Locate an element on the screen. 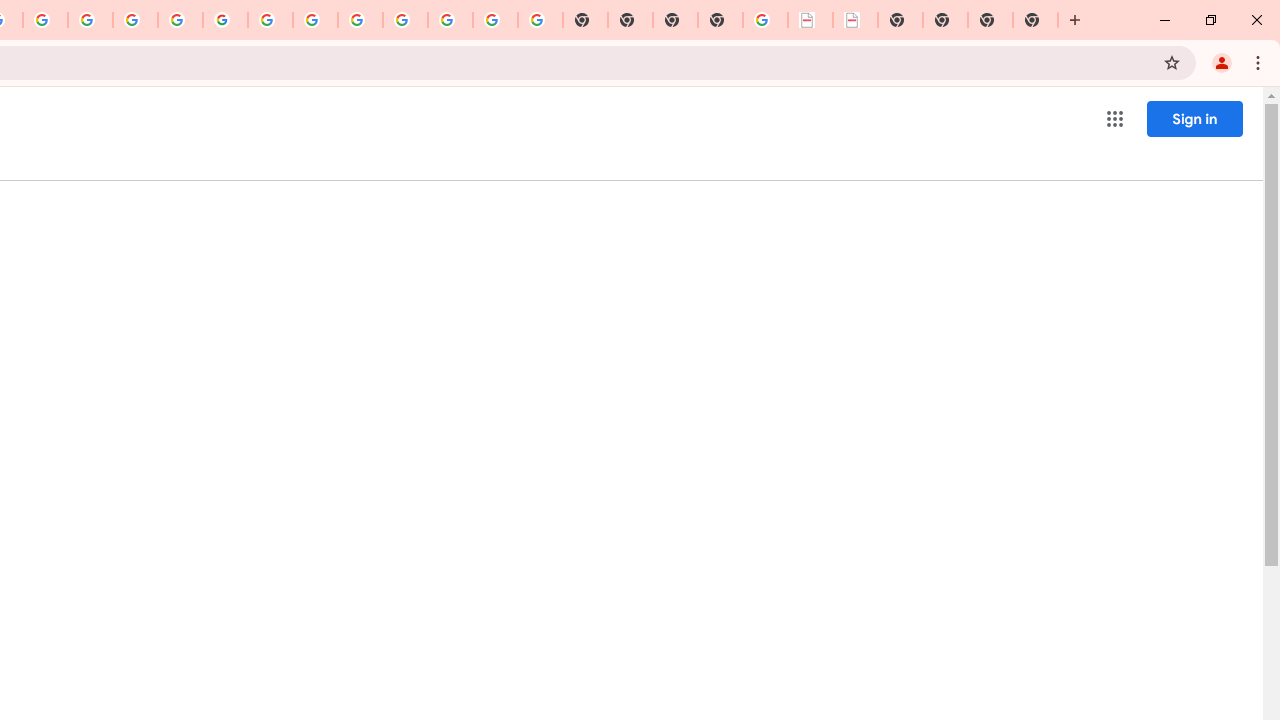 This screenshot has width=1280, height=720. 'YouTube' is located at coordinates (269, 20).